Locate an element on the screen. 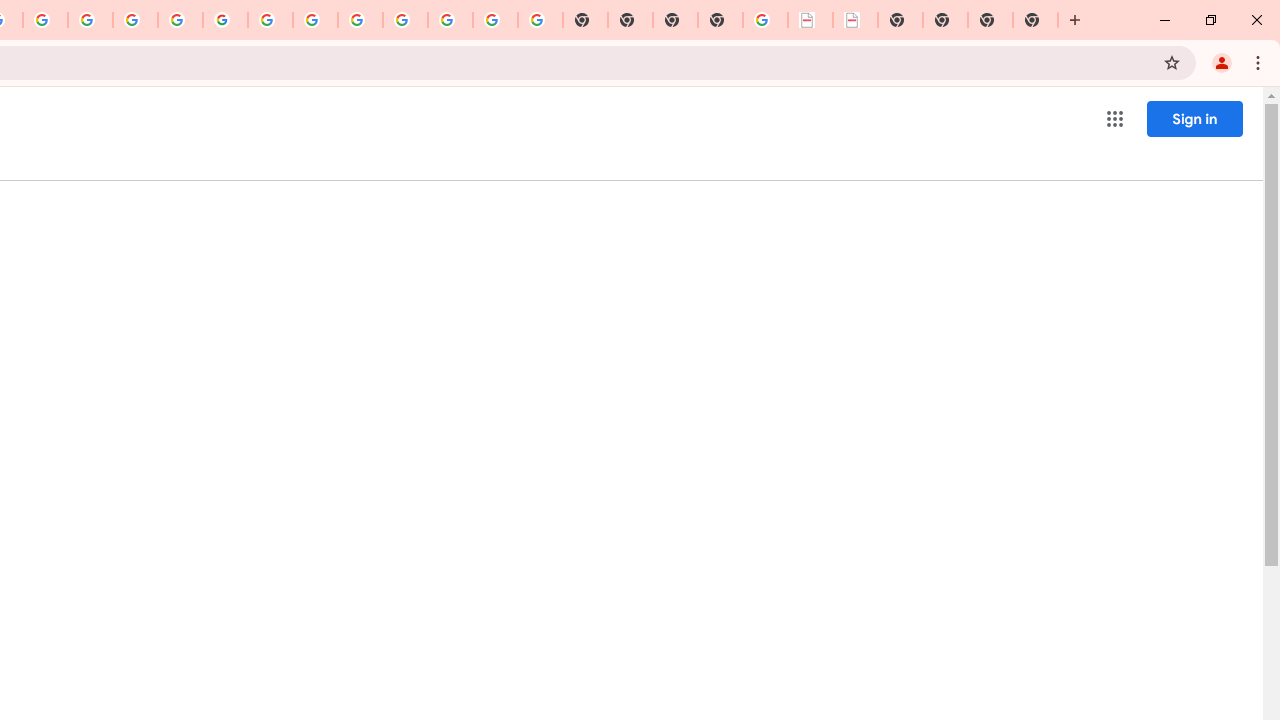 This screenshot has width=1280, height=720. 'YouTube' is located at coordinates (269, 20).